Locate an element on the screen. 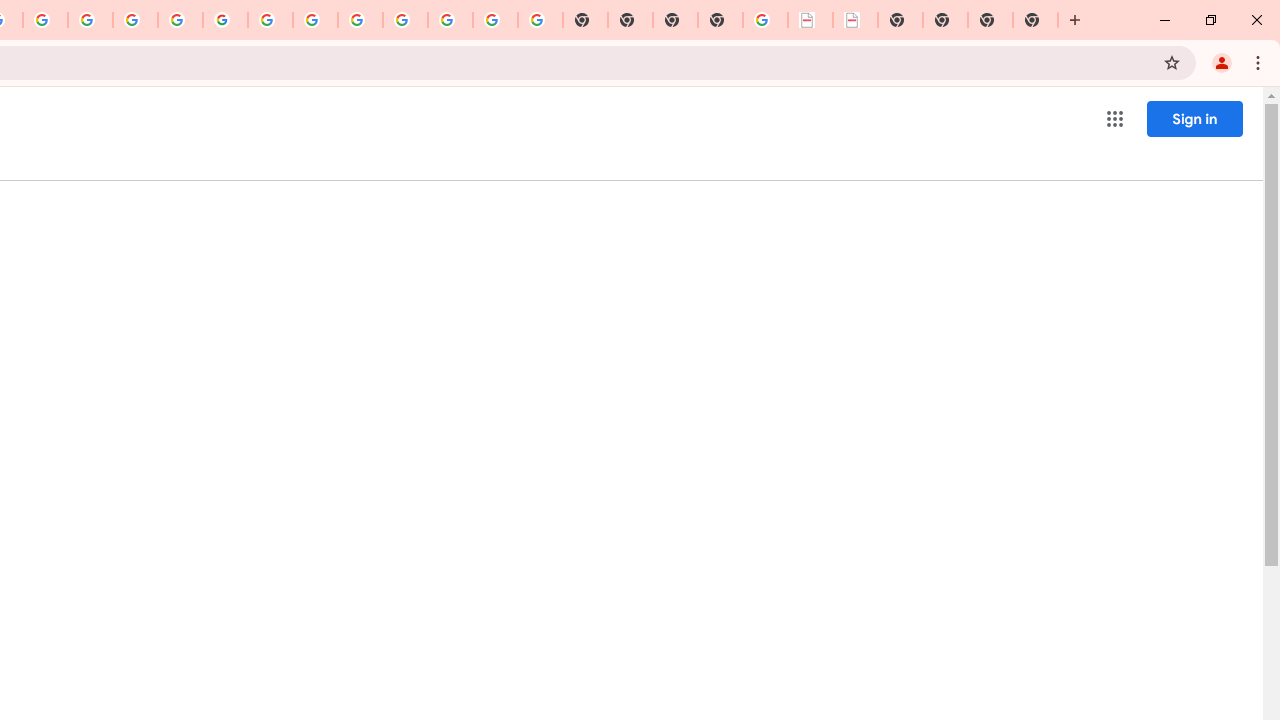 This screenshot has width=1280, height=720. 'YouTube' is located at coordinates (269, 20).